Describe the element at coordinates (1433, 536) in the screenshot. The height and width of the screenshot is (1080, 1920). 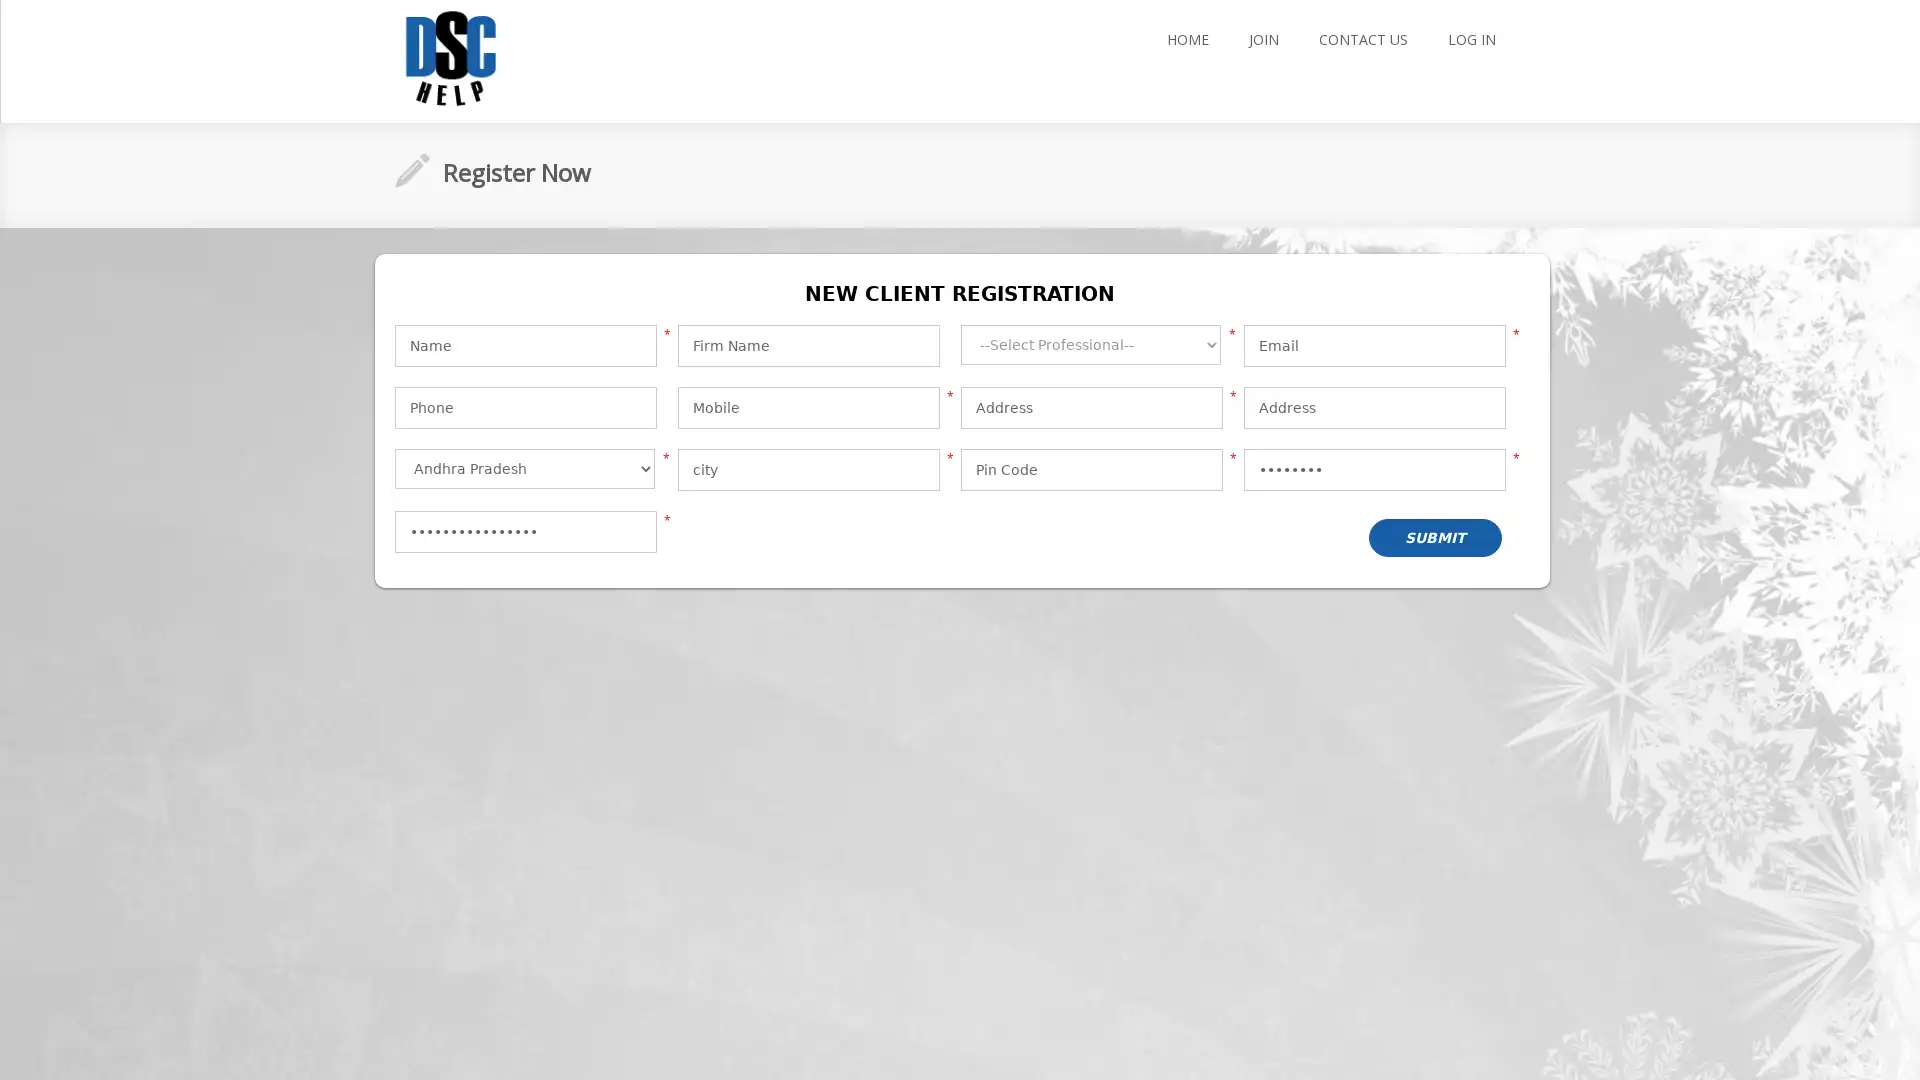
I see `Submit` at that location.